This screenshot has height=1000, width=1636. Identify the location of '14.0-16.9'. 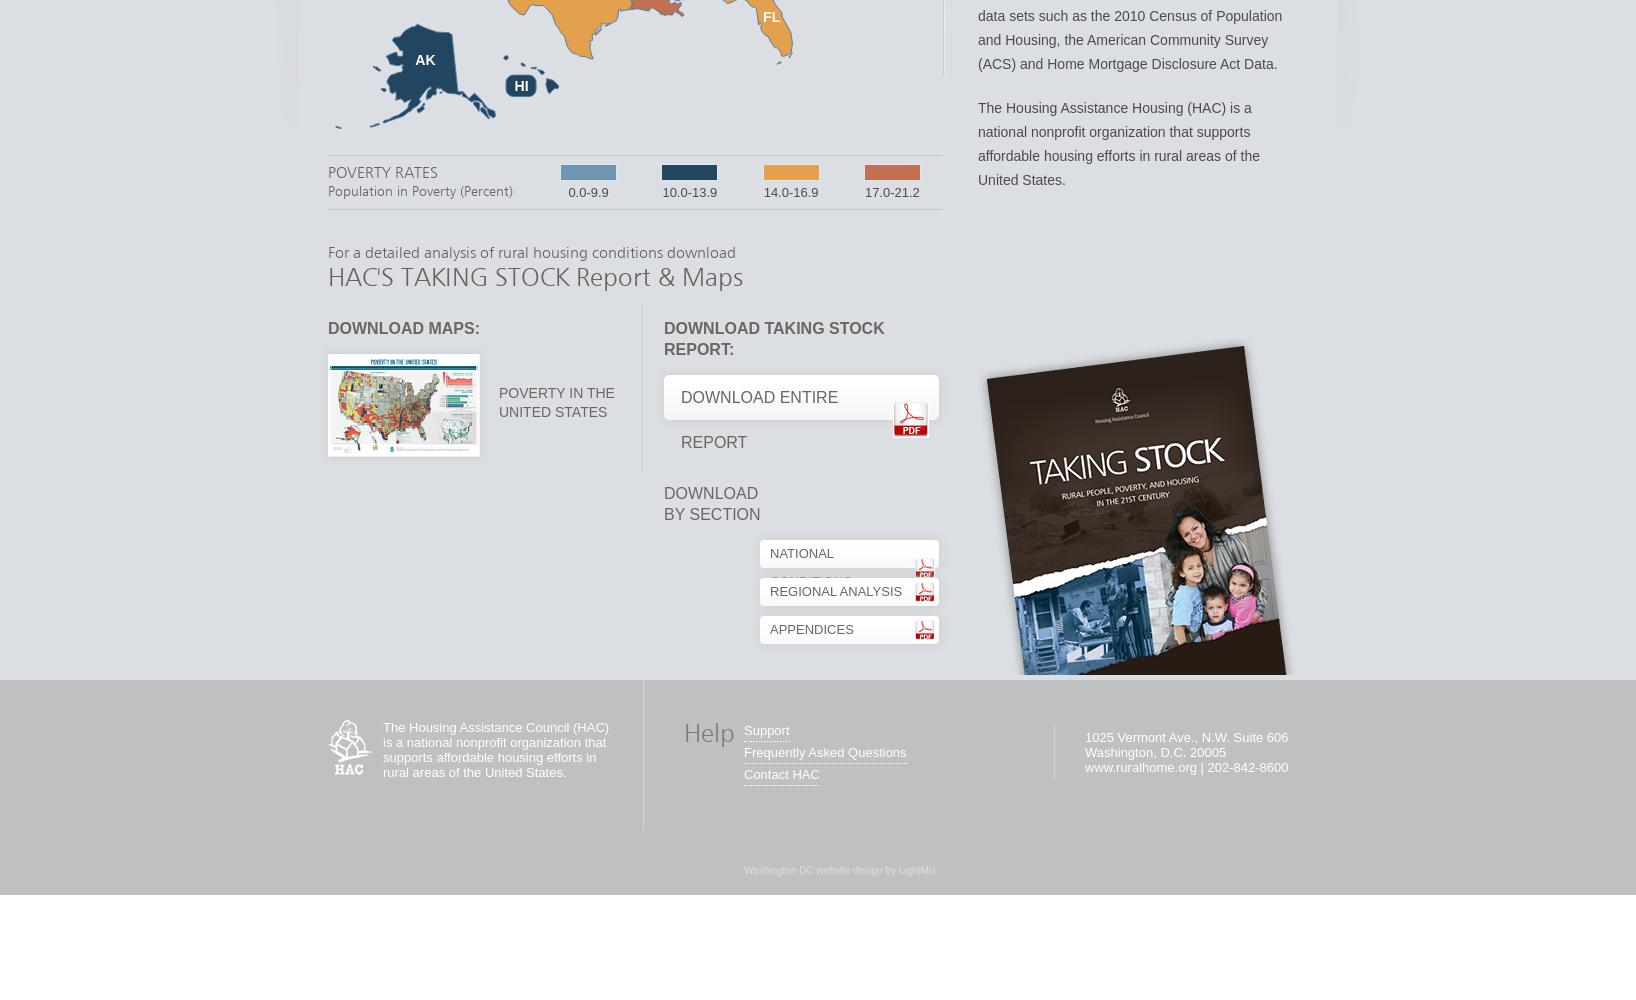
(790, 191).